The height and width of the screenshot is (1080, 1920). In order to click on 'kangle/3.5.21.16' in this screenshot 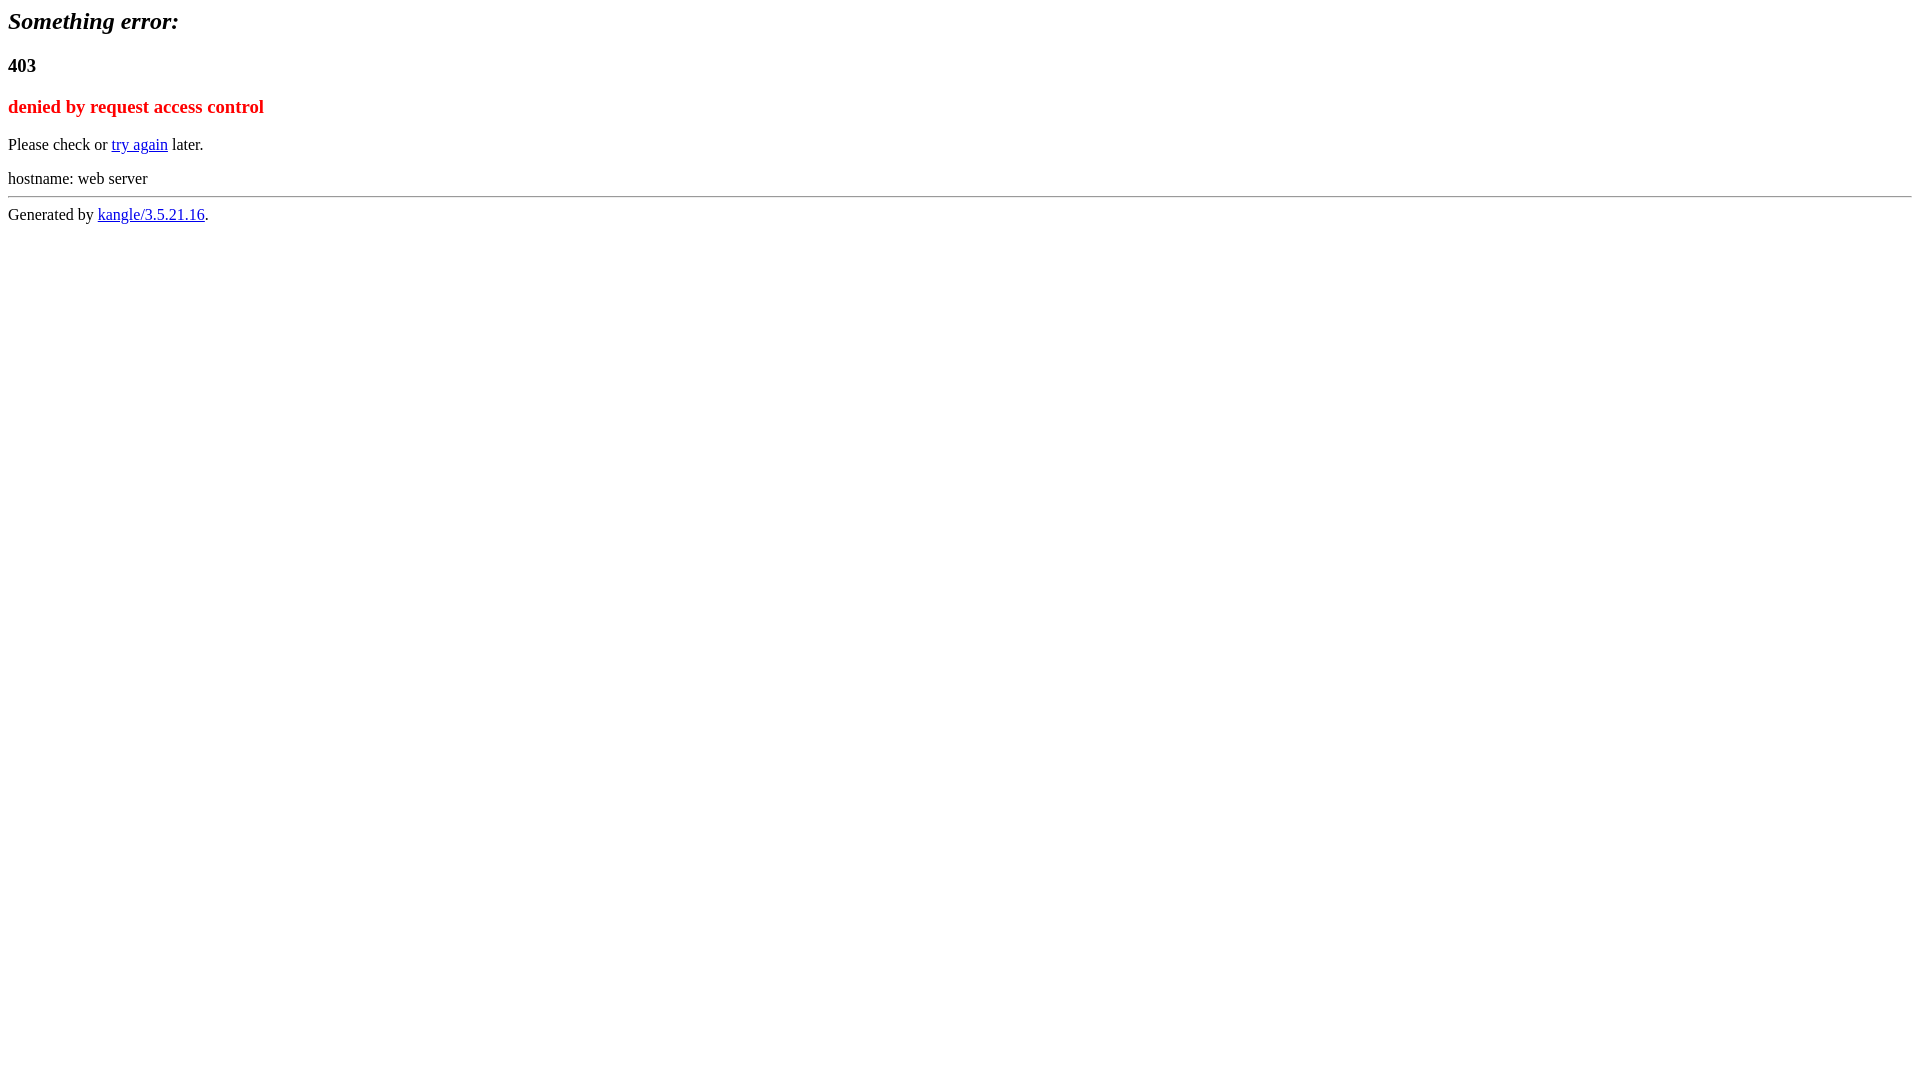, I will do `click(150, 214)`.